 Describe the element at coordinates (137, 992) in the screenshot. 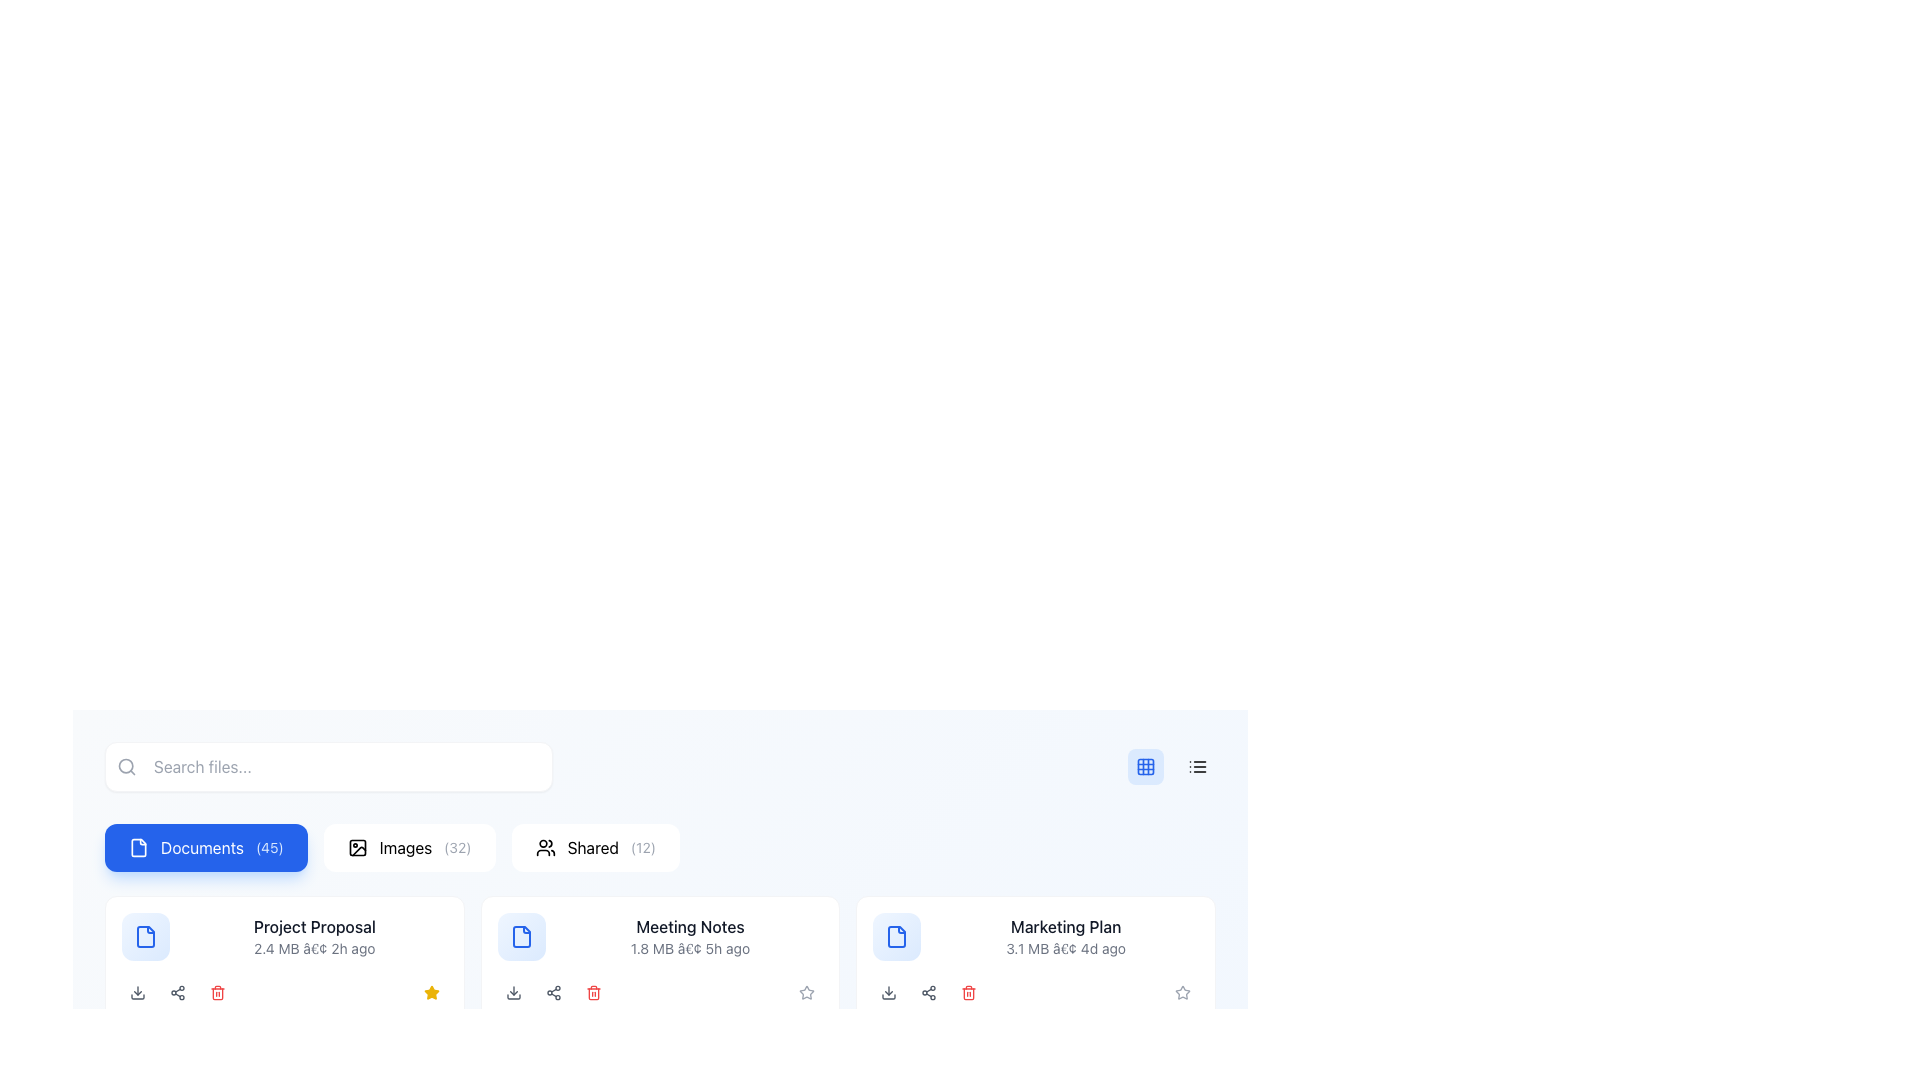

I see `the download icon button, which is styled in a minimalist line-art format and located on the file card for the 'Project Proposal' document, positioned second from the left among action icons` at that location.